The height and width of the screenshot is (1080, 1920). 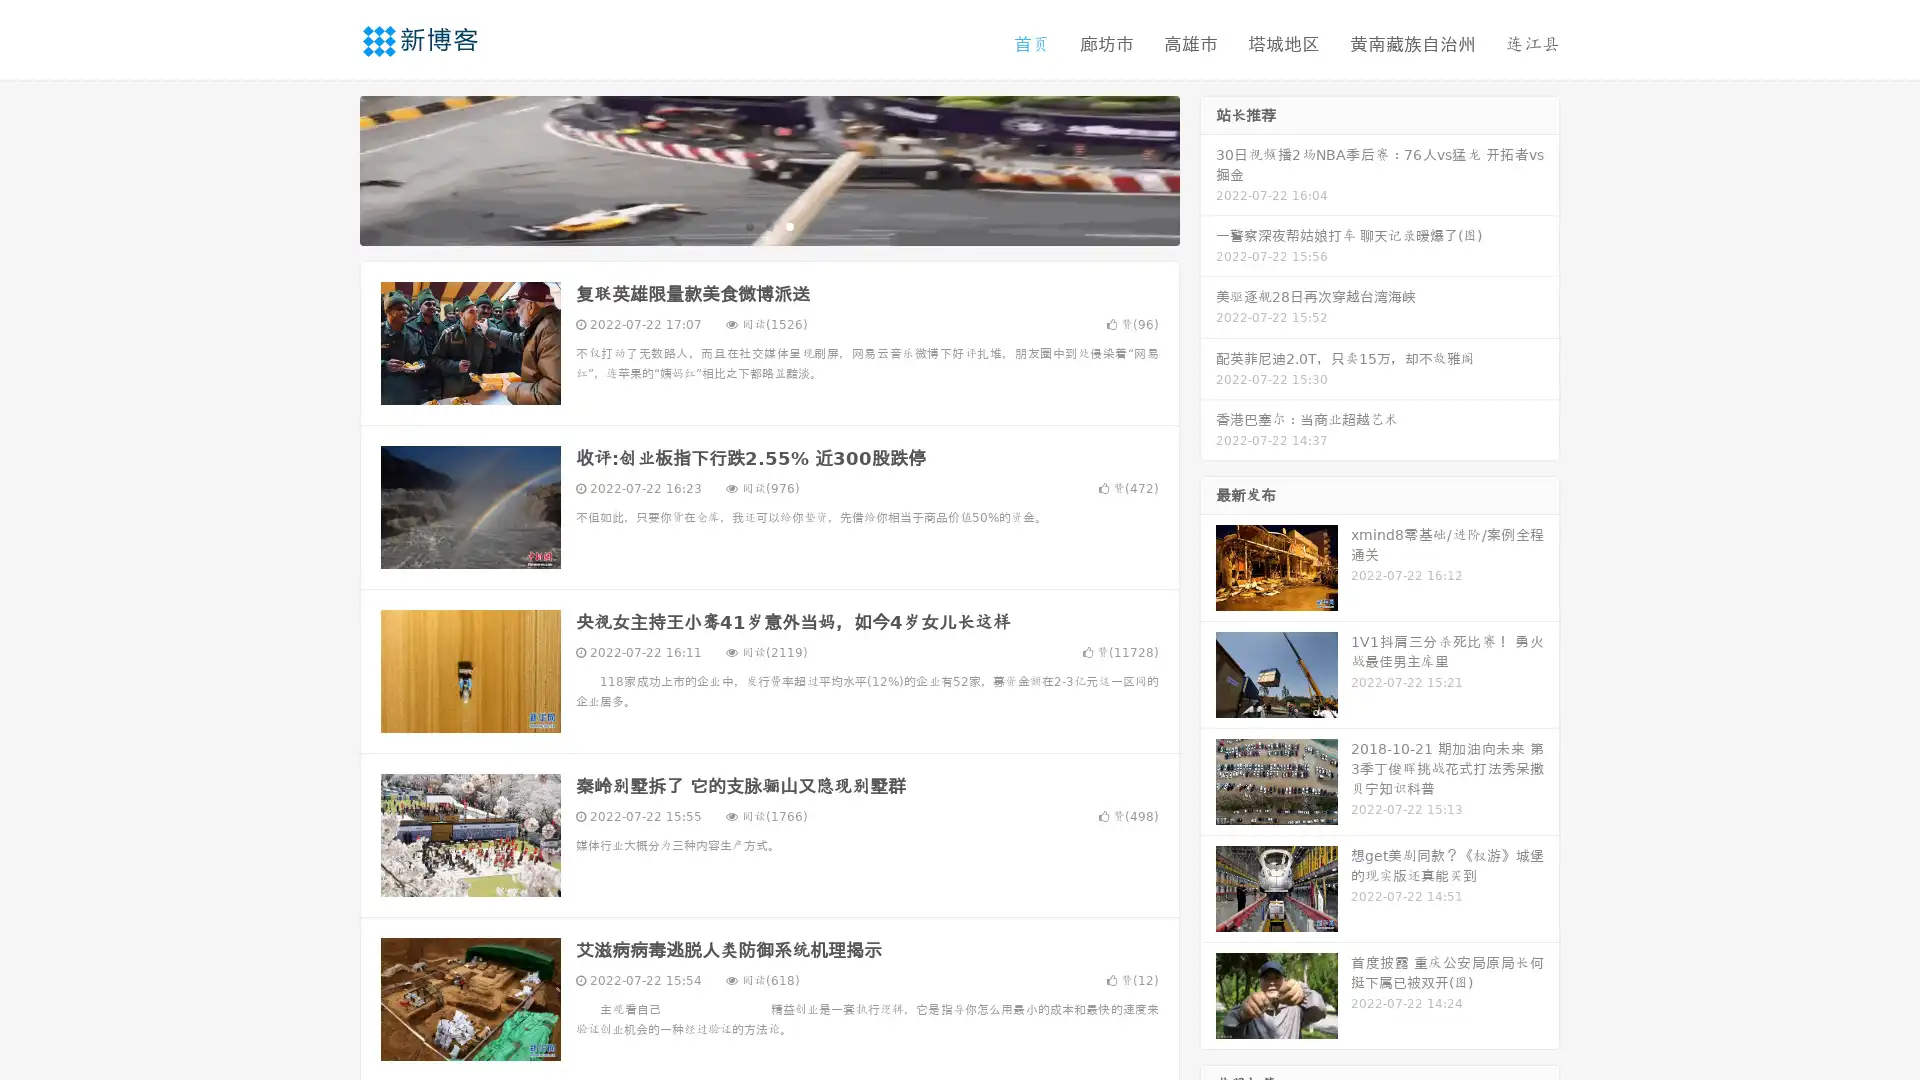 What do you see at coordinates (768, 225) in the screenshot?
I see `Go to slide 2` at bounding box center [768, 225].